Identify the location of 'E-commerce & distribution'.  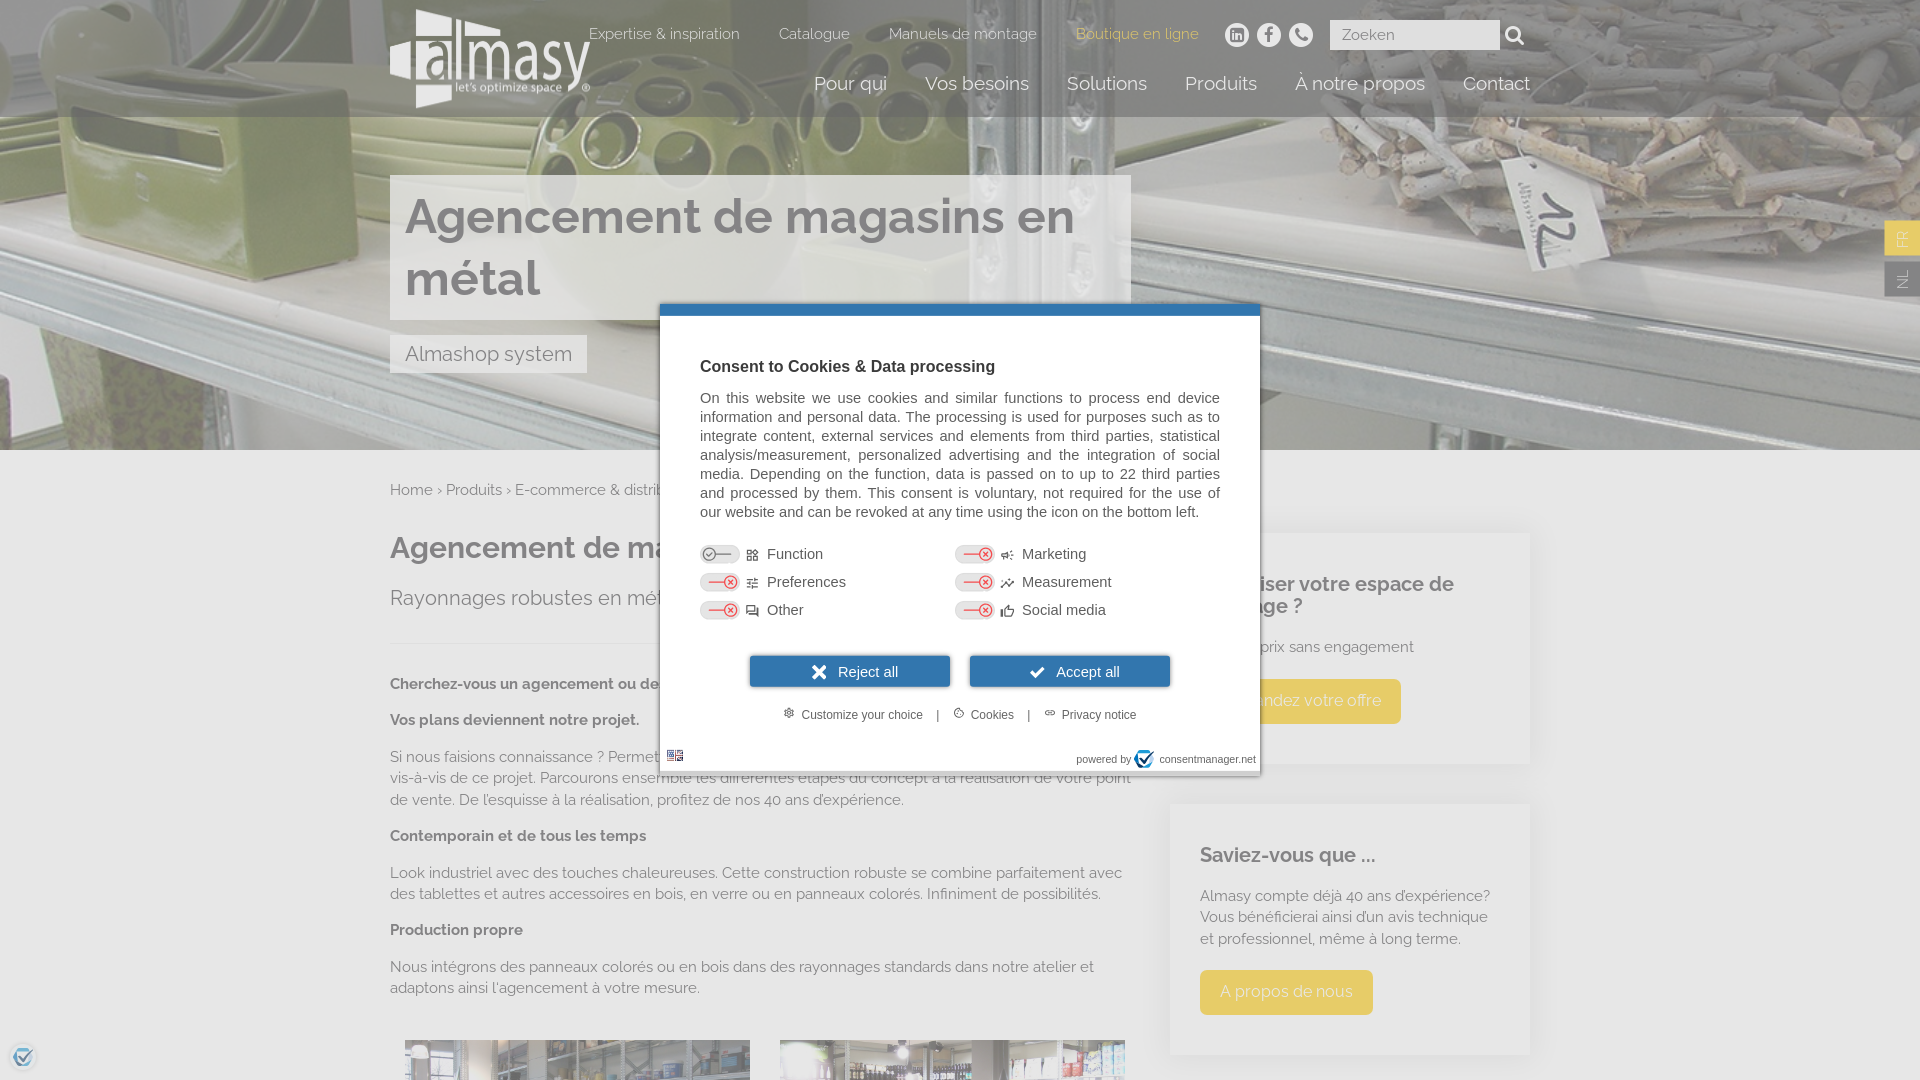
(606, 489).